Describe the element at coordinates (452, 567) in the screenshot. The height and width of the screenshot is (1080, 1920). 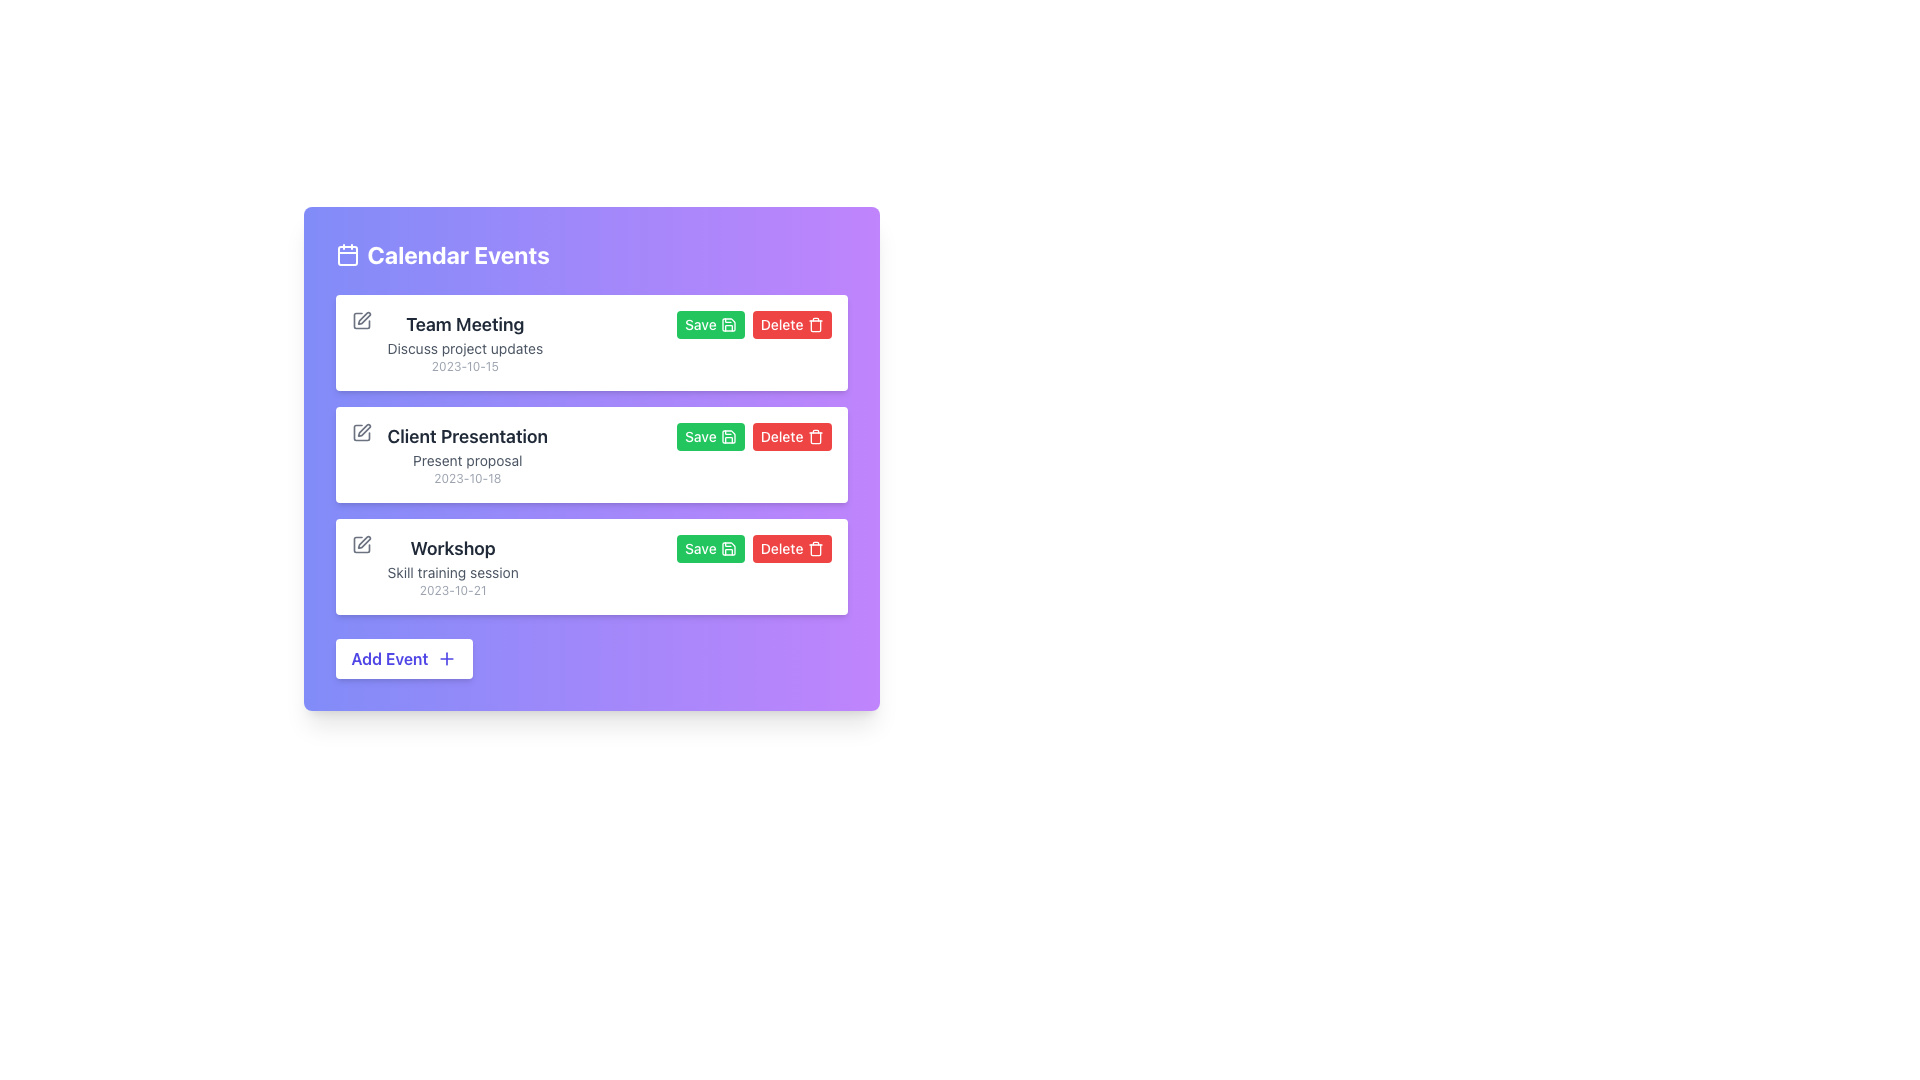
I see `the Static Text Block displaying the title, description, and date for the 'Workshop' event, which is located in the third event card of the 'Calendar Events' section` at that location.